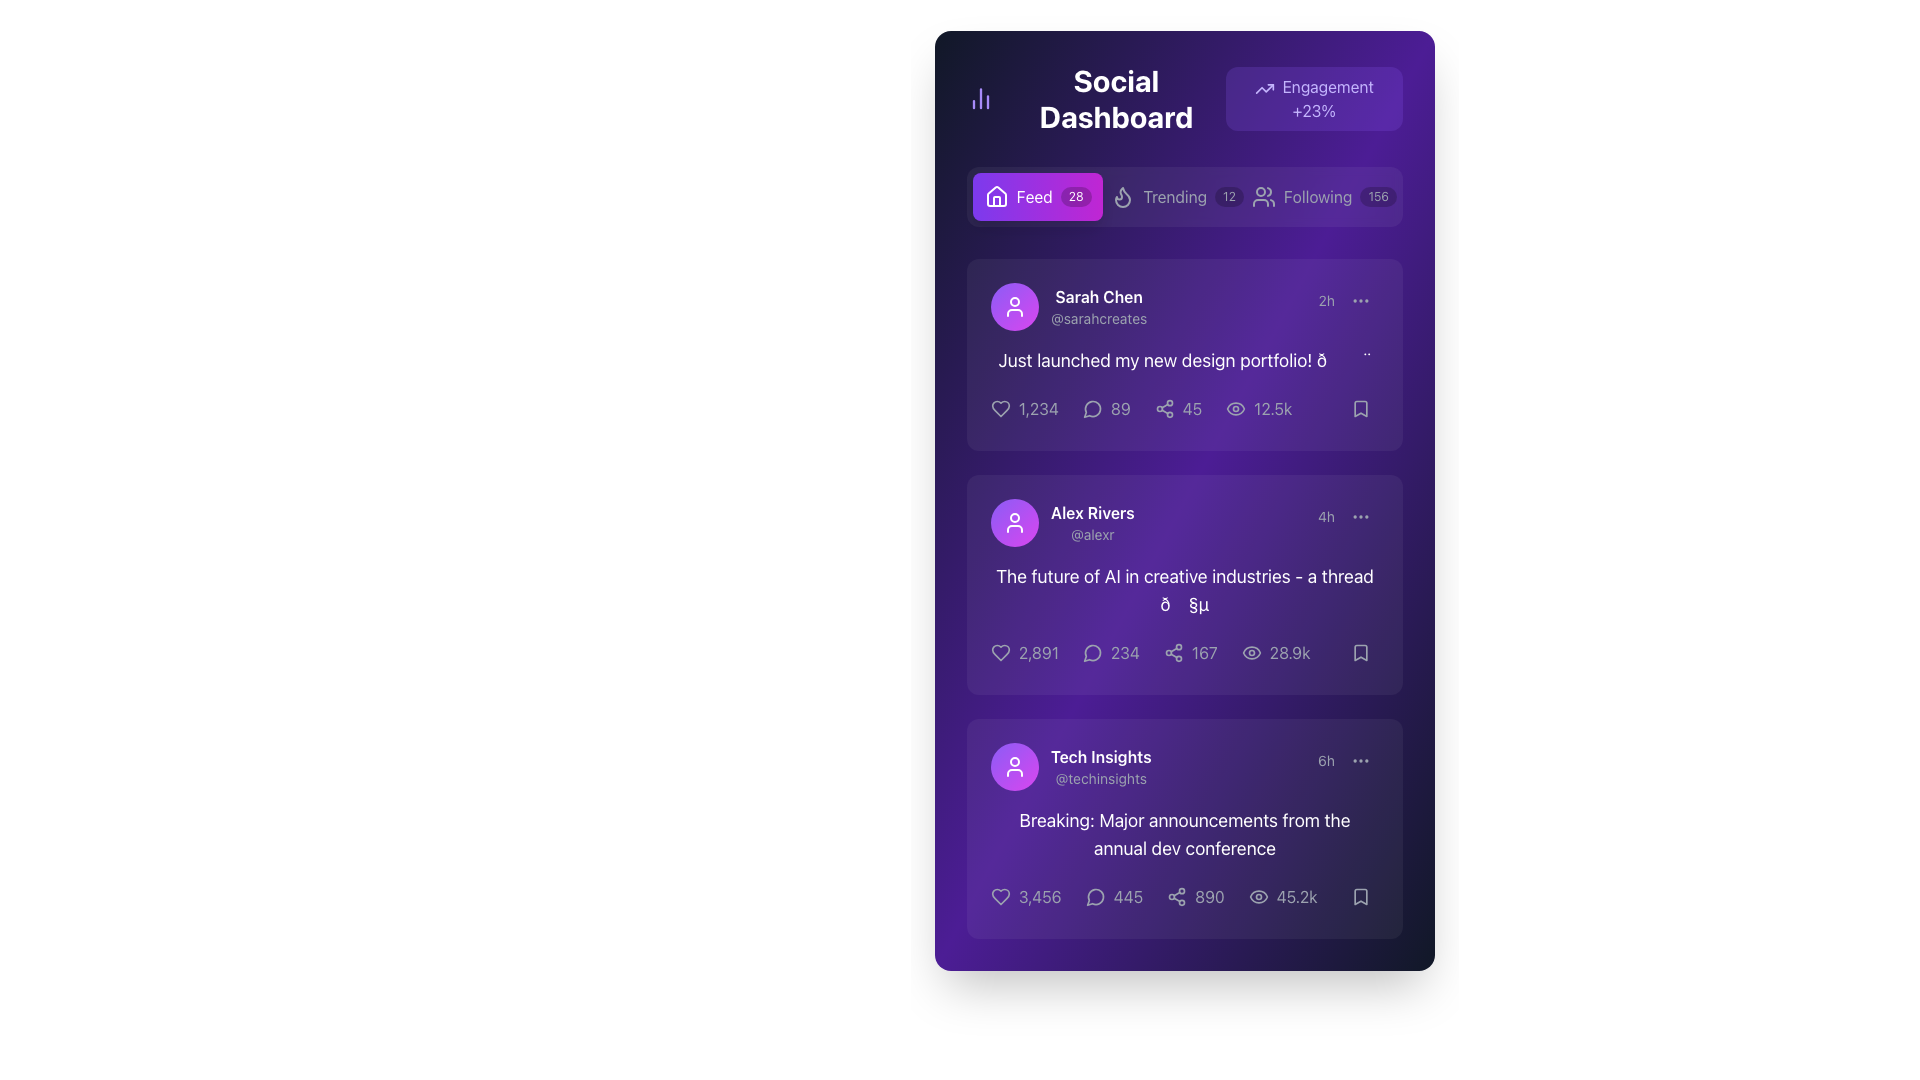 This screenshot has width=1920, height=1080. I want to click on the save button located at the bottom-right corner of the card in the second row of the feed, so click(1360, 652).